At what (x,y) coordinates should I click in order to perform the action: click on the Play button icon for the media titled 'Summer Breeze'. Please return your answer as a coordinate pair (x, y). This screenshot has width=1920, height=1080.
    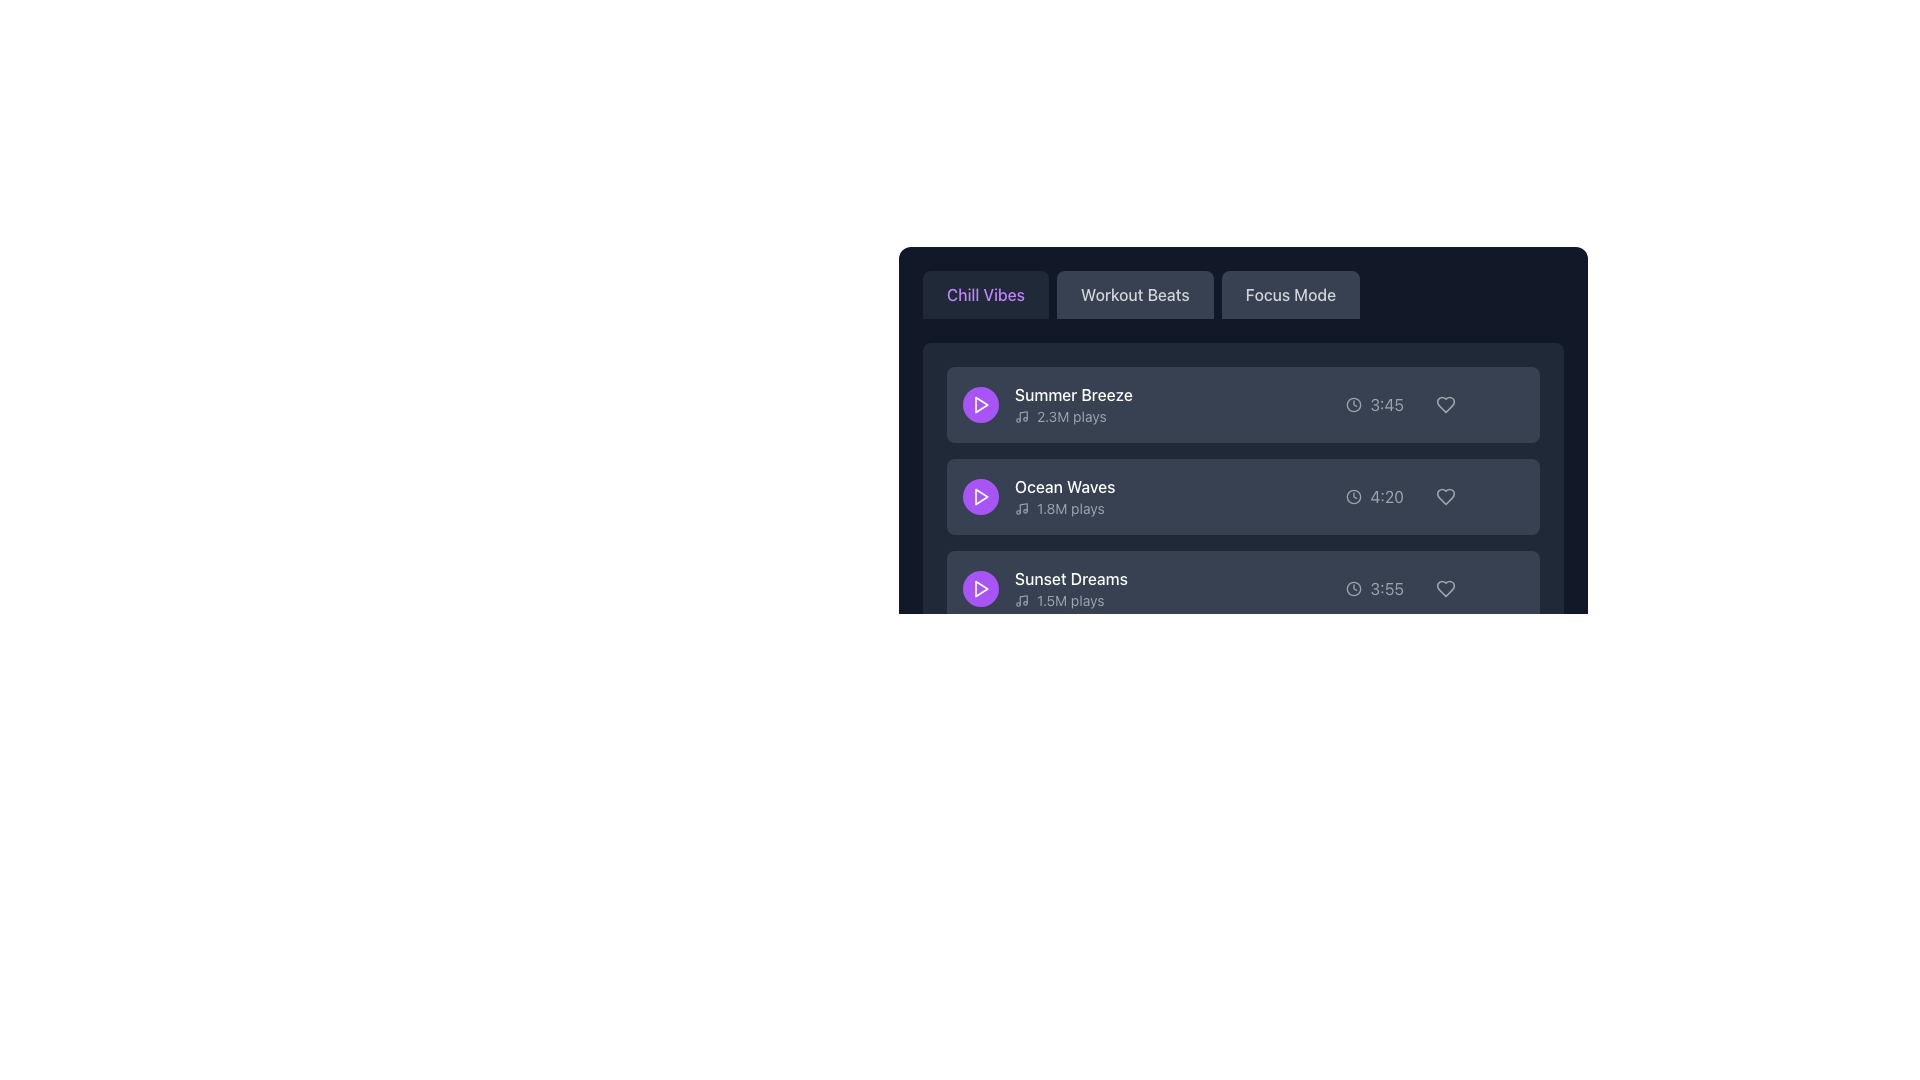
    Looking at the image, I should click on (981, 588).